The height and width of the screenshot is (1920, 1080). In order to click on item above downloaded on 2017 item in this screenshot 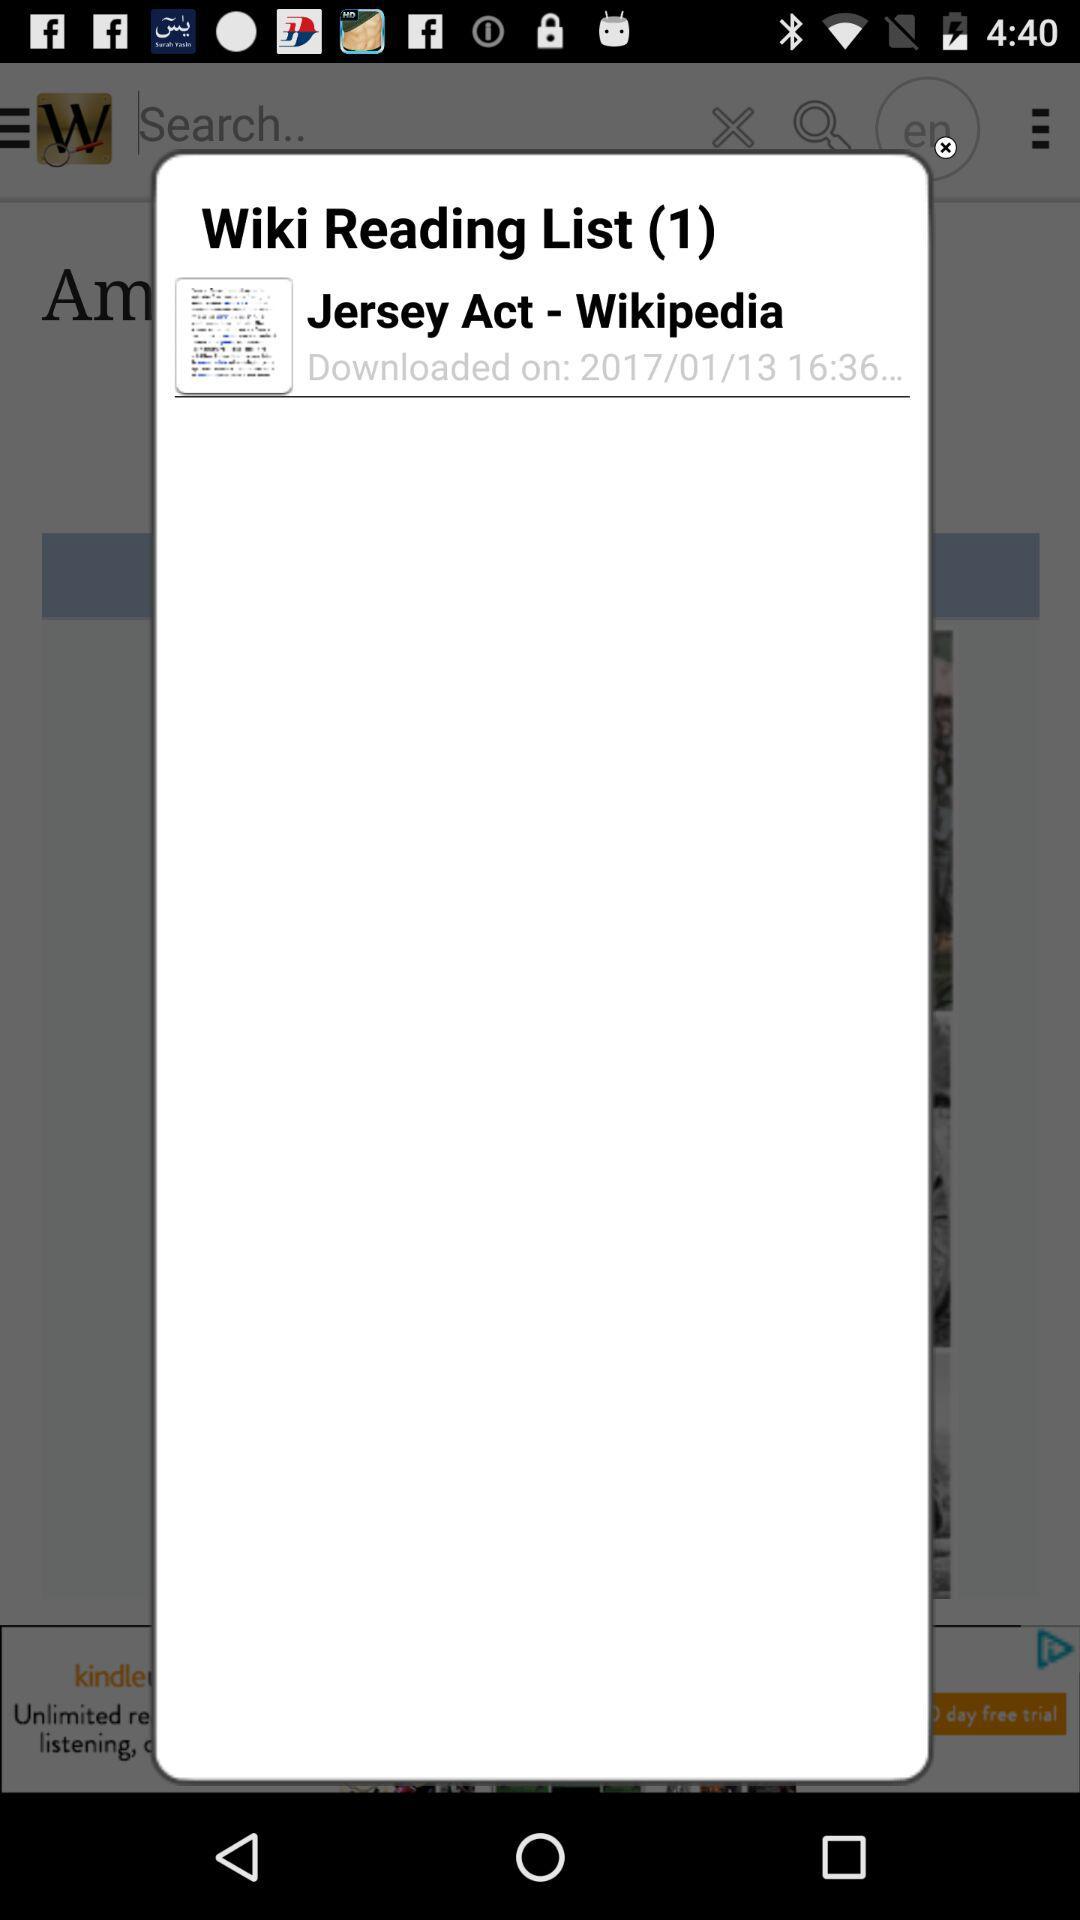, I will do `click(545, 308)`.